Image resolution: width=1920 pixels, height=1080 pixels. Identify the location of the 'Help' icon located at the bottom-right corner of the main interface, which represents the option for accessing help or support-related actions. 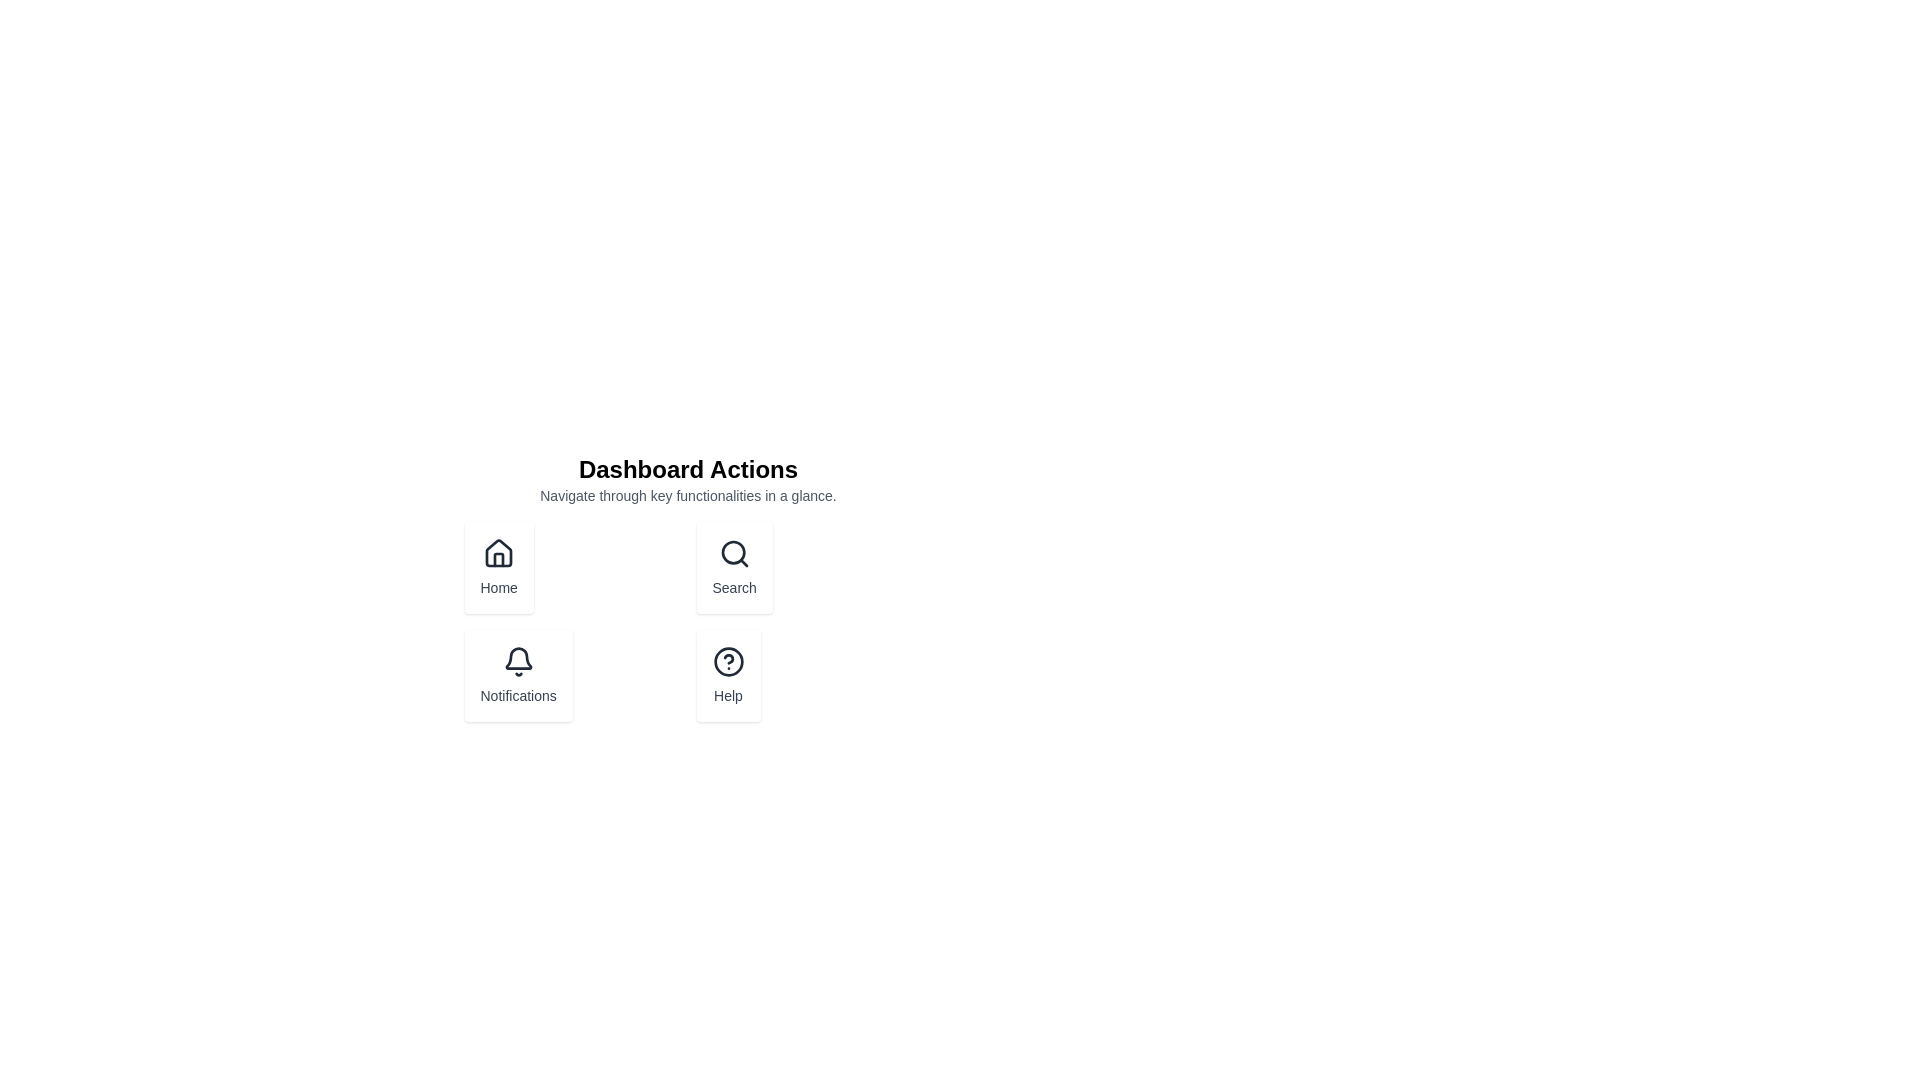
(727, 662).